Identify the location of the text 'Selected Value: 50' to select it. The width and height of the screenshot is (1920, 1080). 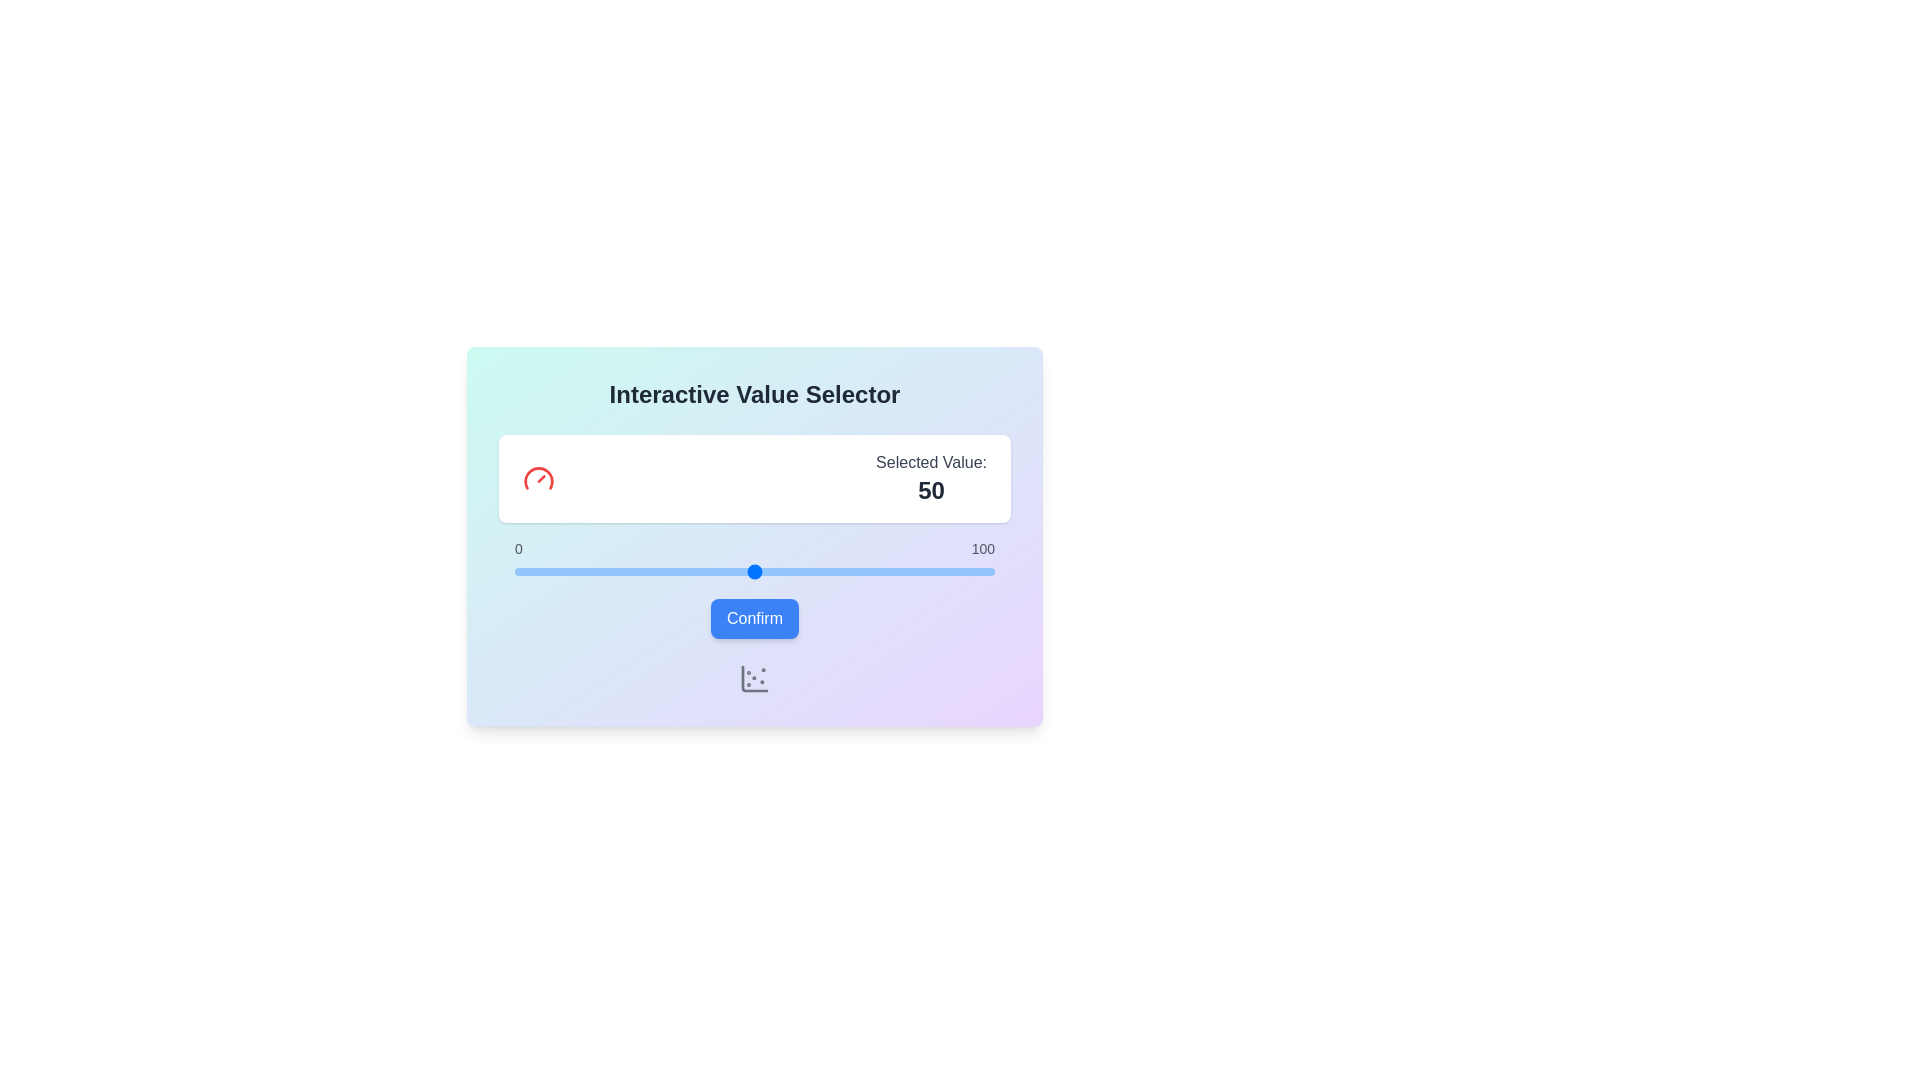
(753, 478).